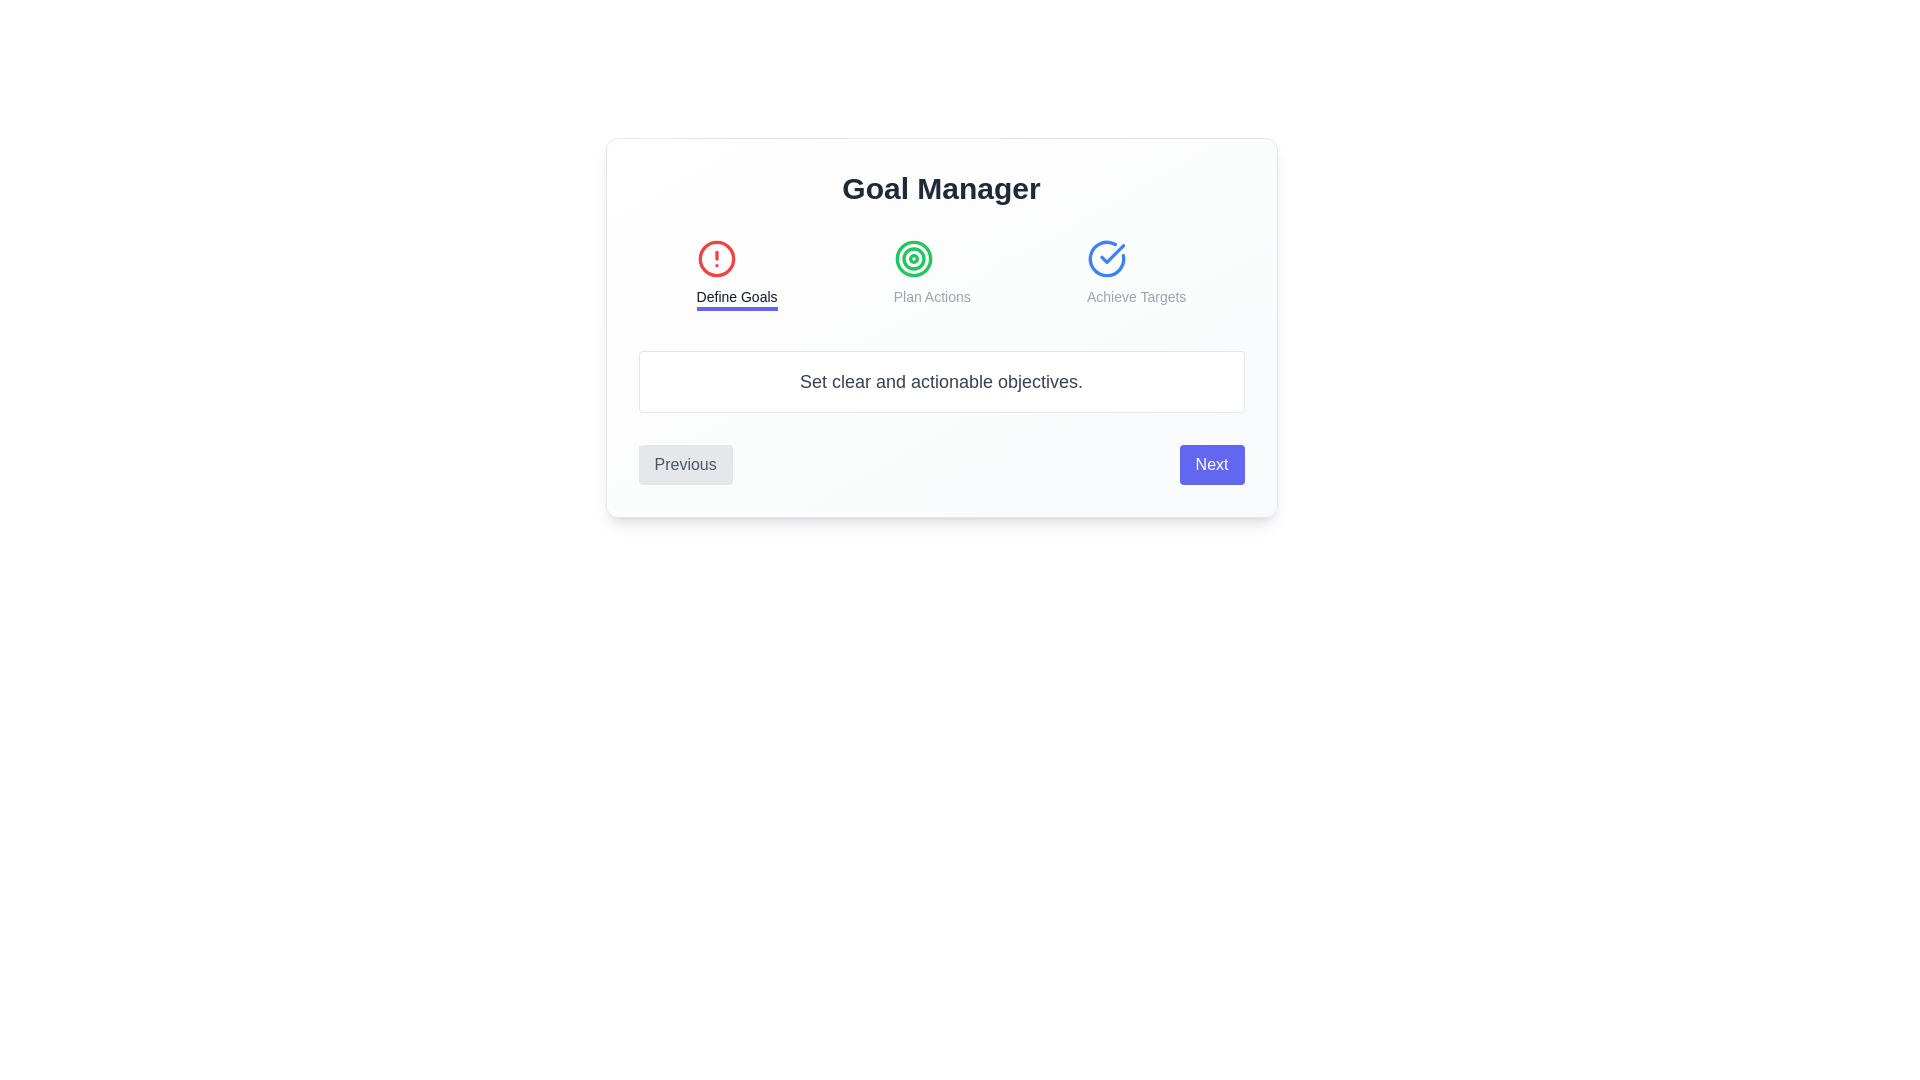 This screenshot has height=1080, width=1920. Describe the element at coordinates (685, 465) in the screenshot. I see `the 'Previous' button to navigate to the previous stage` at that location.